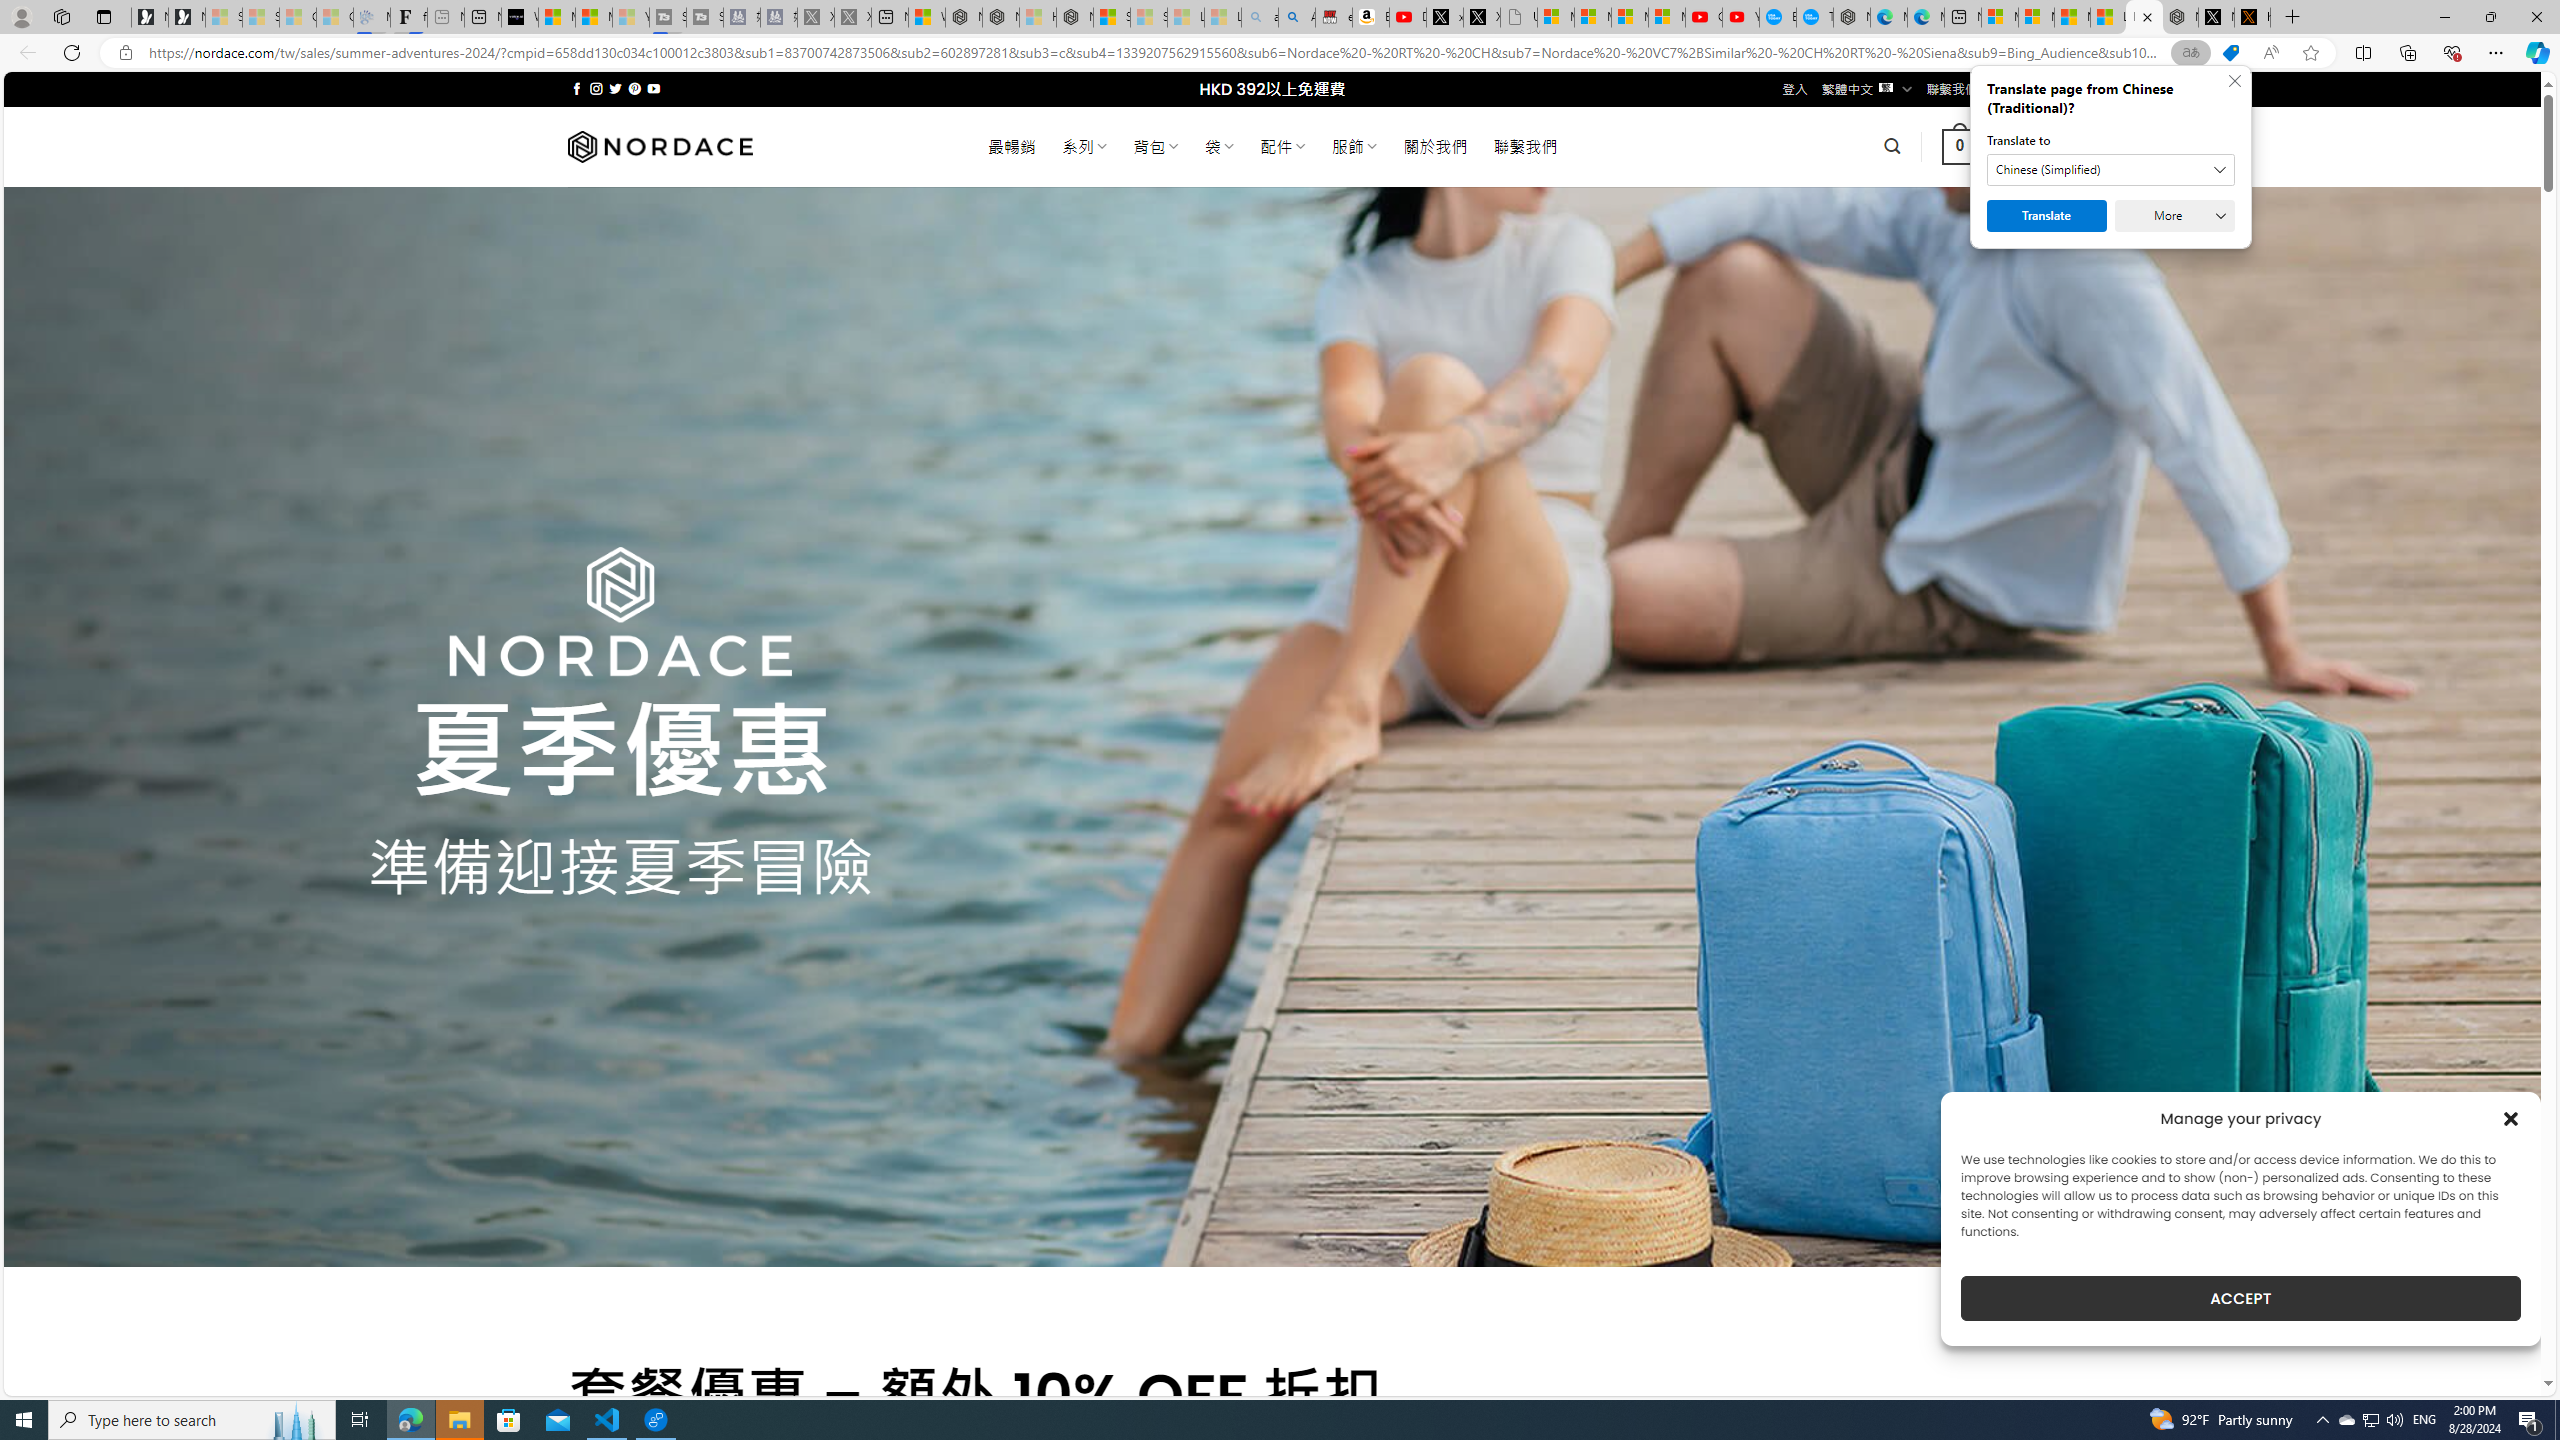  I want to click on 'Show translate options', so click(2190, 53).